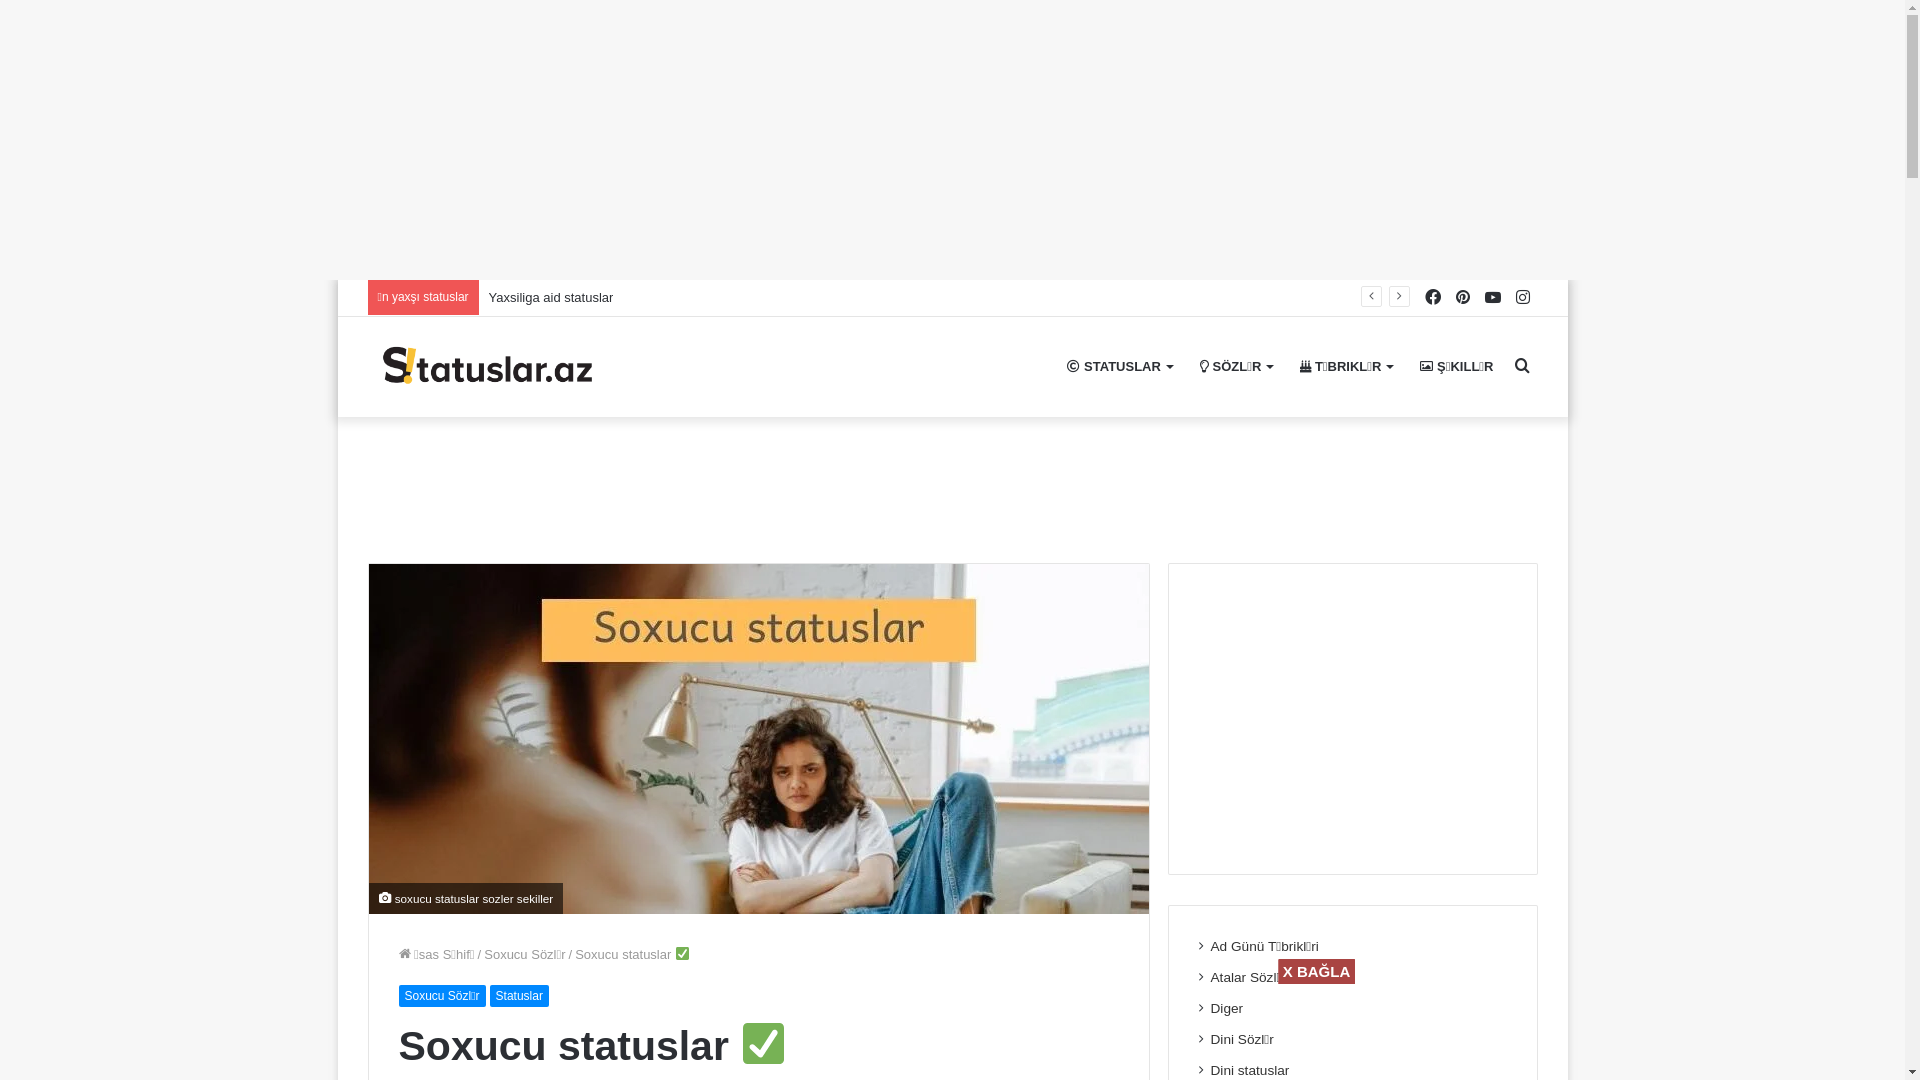 This screenshot has height=1080, width=1920. I want to click on 'Advertisement', so click(599, 138).